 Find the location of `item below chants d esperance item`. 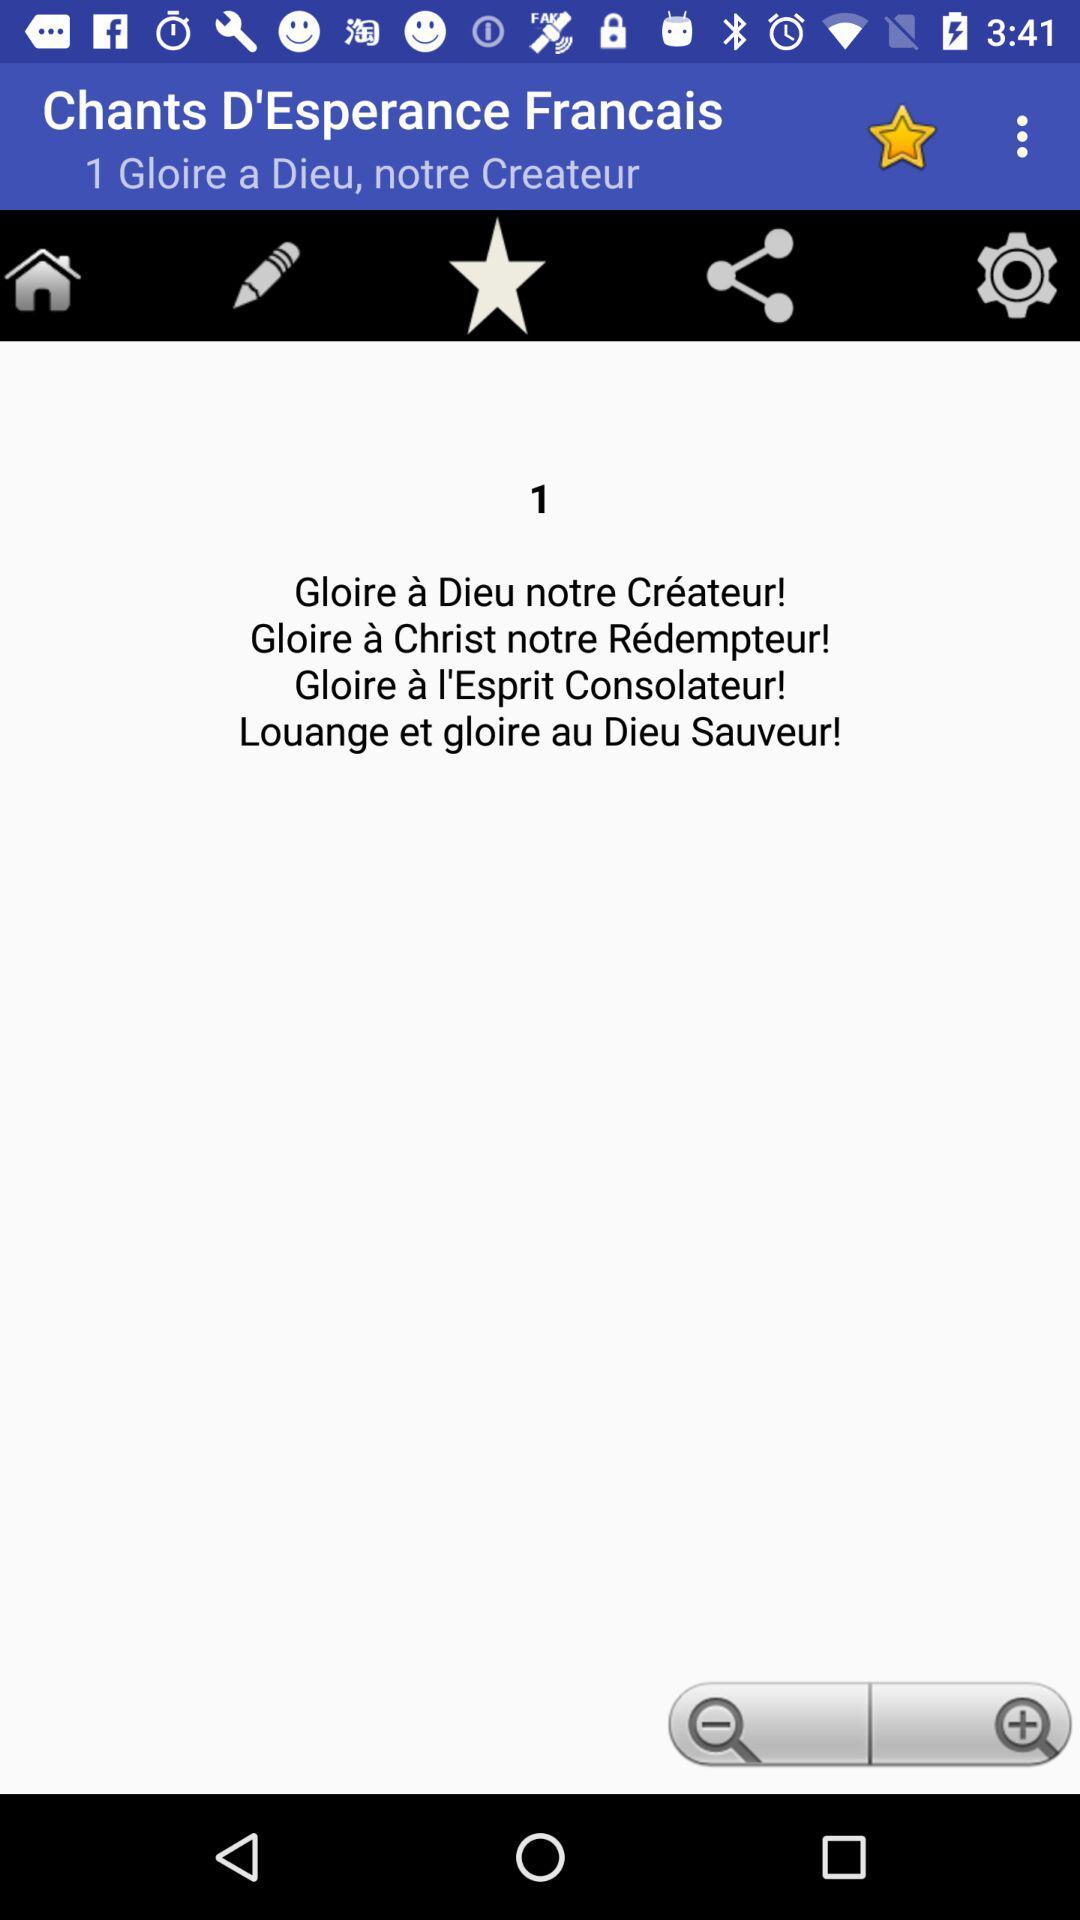

item below chants d esperance item is located at coordinates (749, 274).